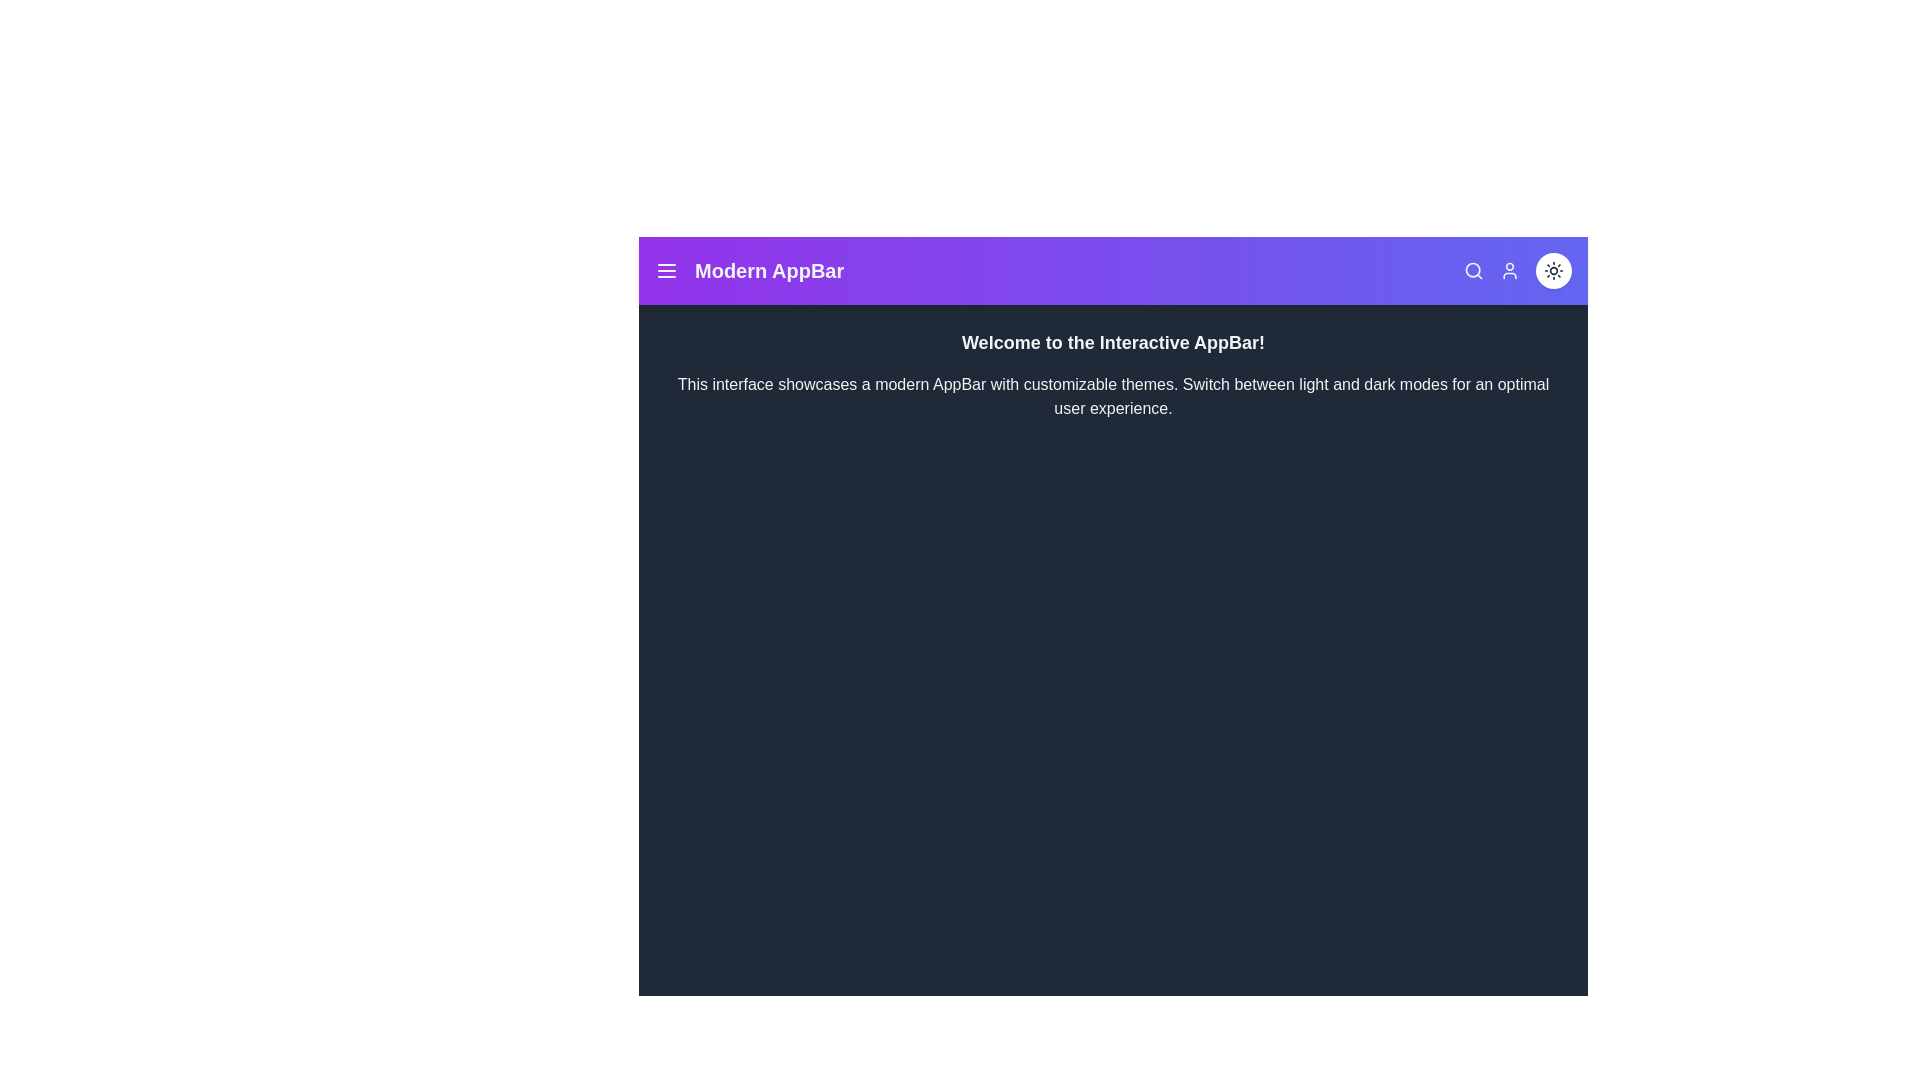 The height and width of the screenshot is (1080, 1920). Describe the element at coordinates (1473, 270) in the screenshot. I see `the search icon to initiate a search` at that location.